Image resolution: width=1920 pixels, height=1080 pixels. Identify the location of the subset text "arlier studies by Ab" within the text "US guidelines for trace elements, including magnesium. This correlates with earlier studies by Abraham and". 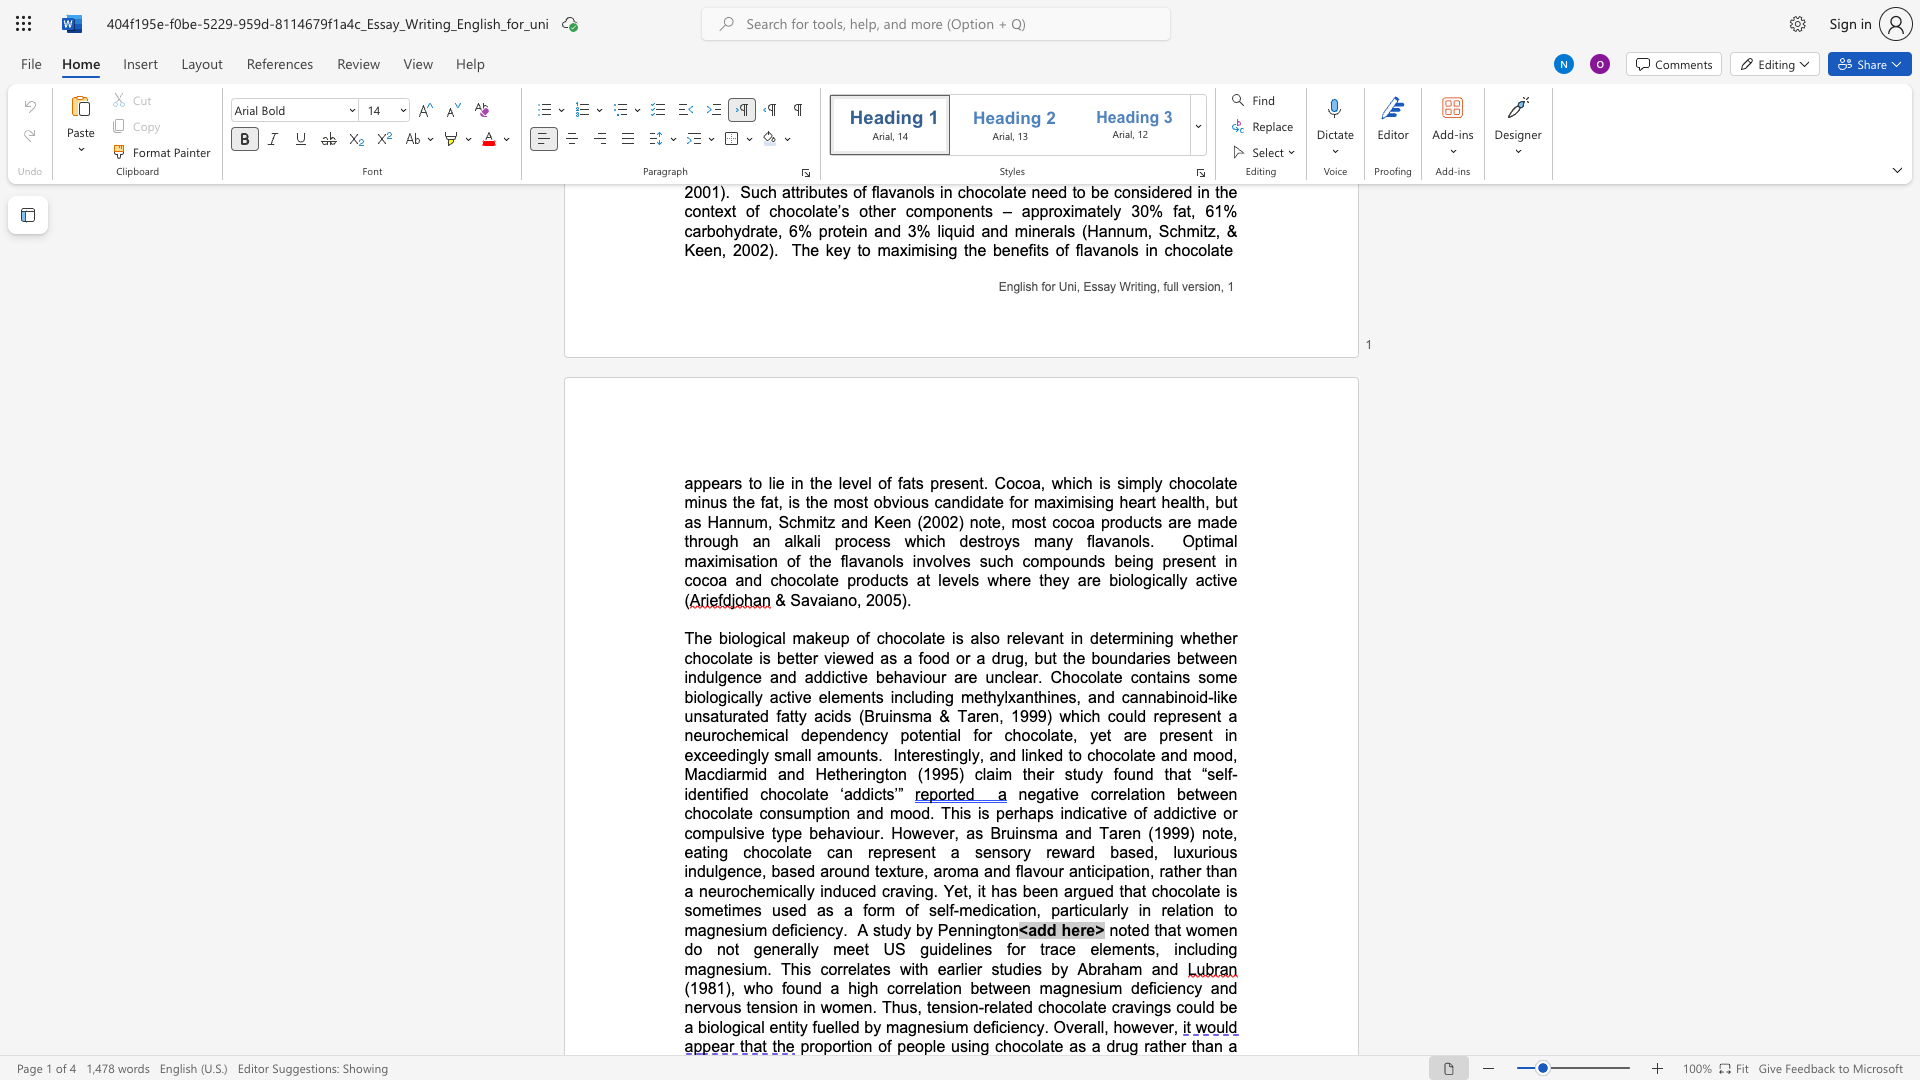
(945, 968).